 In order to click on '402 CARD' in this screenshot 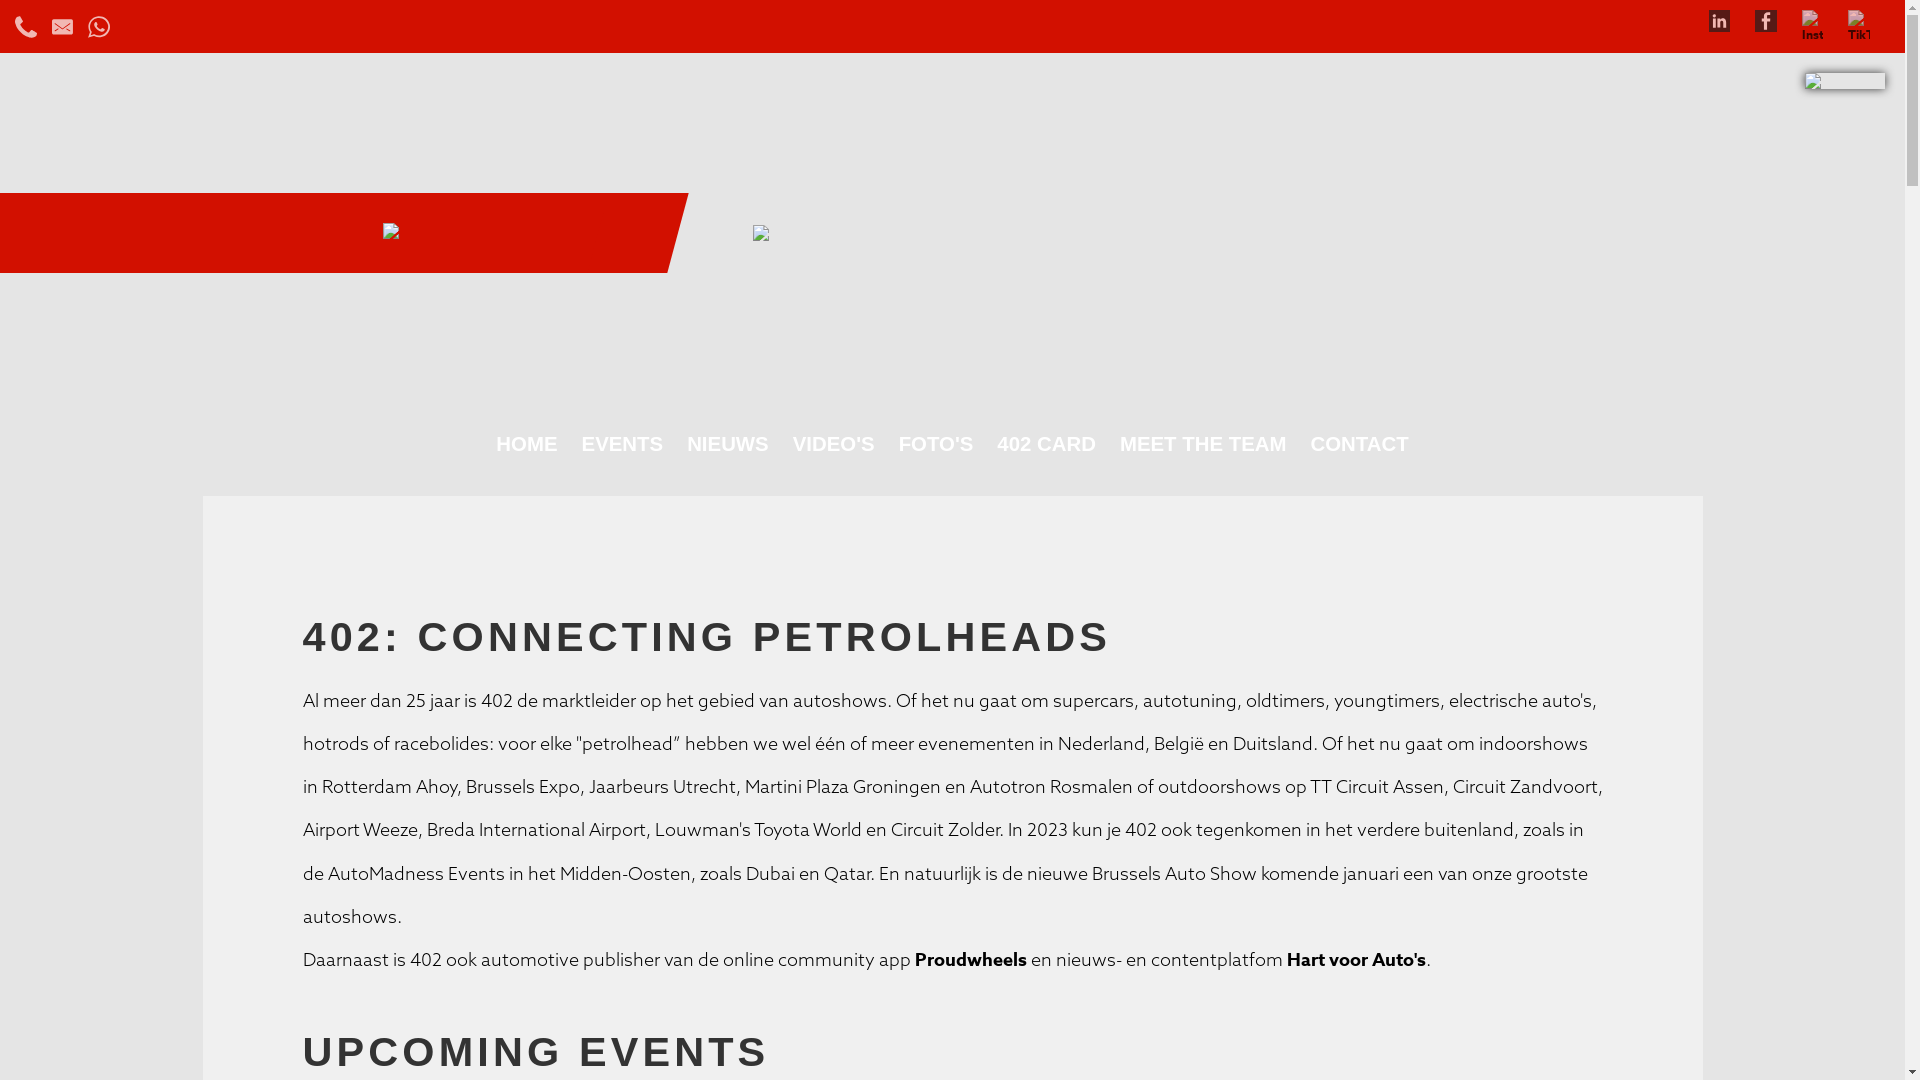, I will do `click(1045, 443)`.